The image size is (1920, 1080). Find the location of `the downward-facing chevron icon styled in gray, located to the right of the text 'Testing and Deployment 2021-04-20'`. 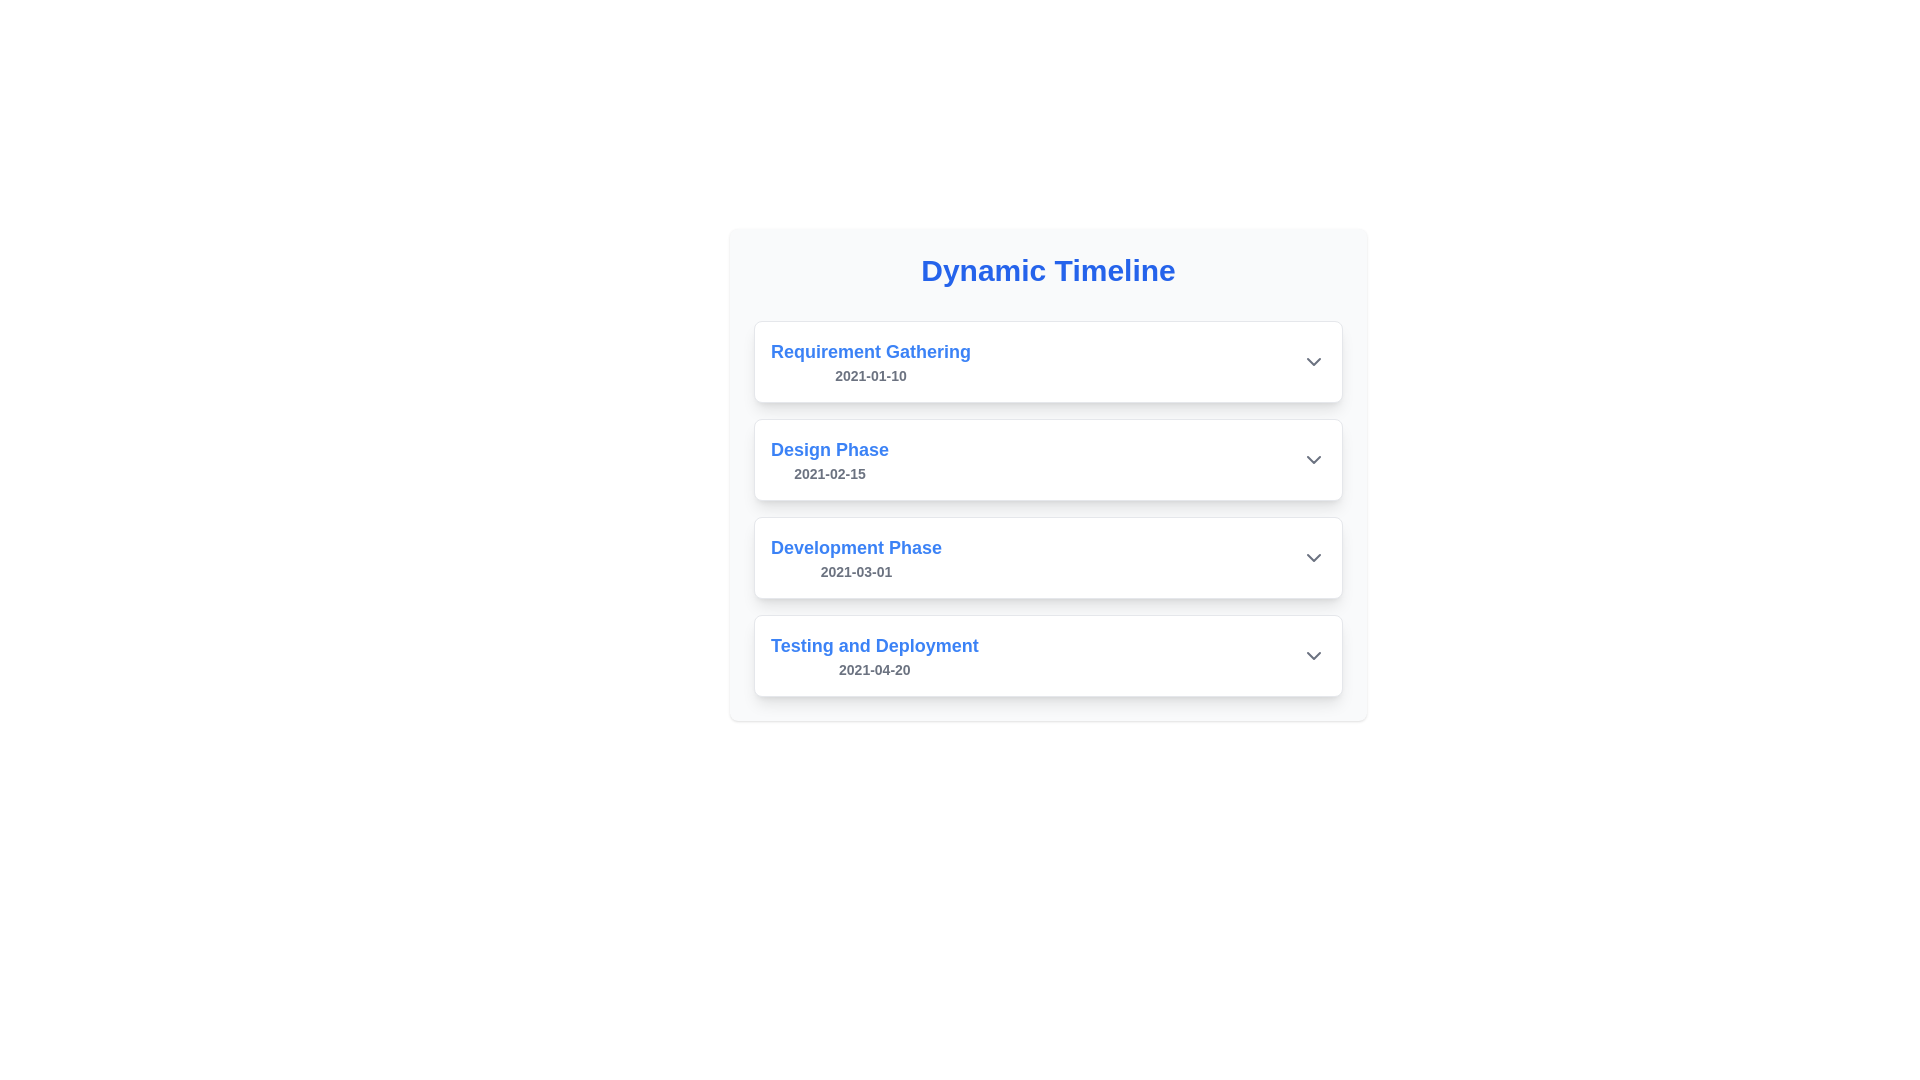

the downward-facing chevron icon styled in gray, located to the right of the text 'Testing and Deployment 2021-04-20' is located at coordinates (1314, 655).